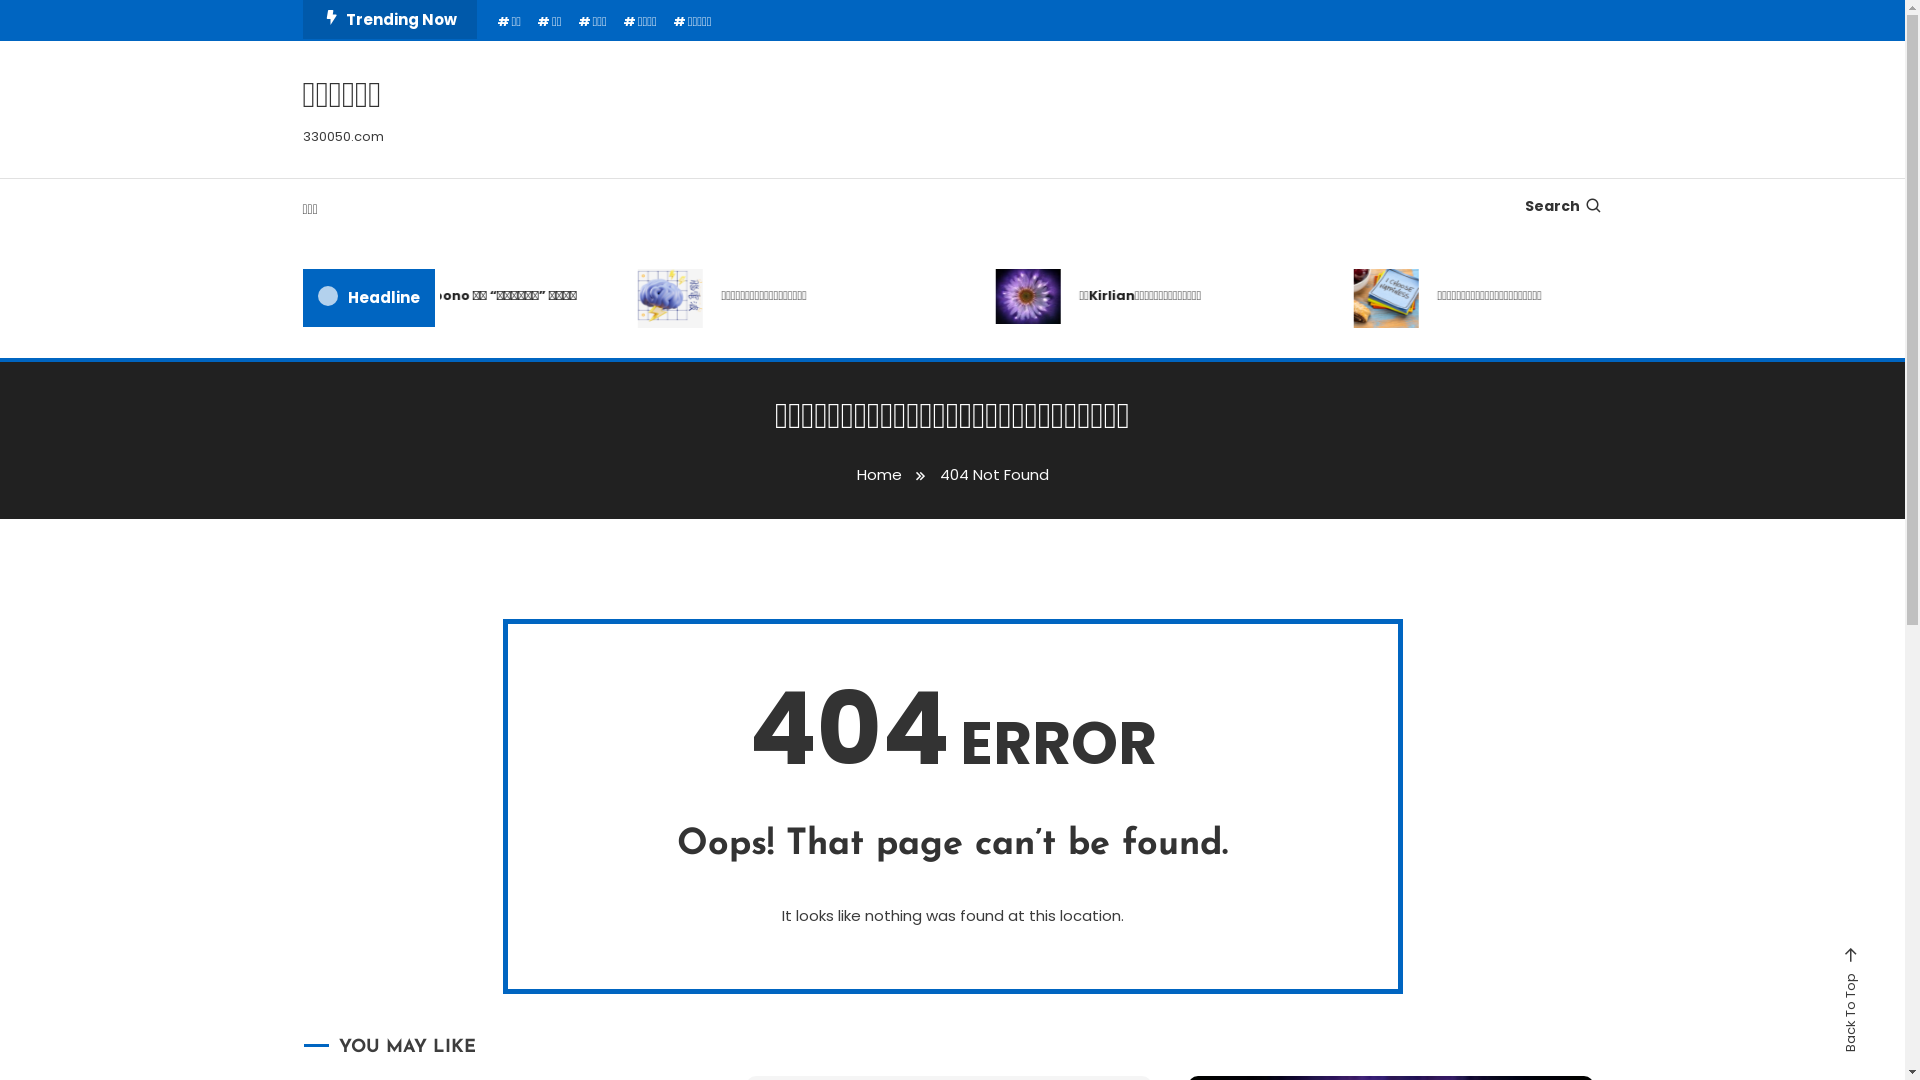 This screenshot has height=1080, width=1920. What do you see at coordinates (1016, 574) in the screenshot?
I see `'Search'` at bounding box center [1016, 574].